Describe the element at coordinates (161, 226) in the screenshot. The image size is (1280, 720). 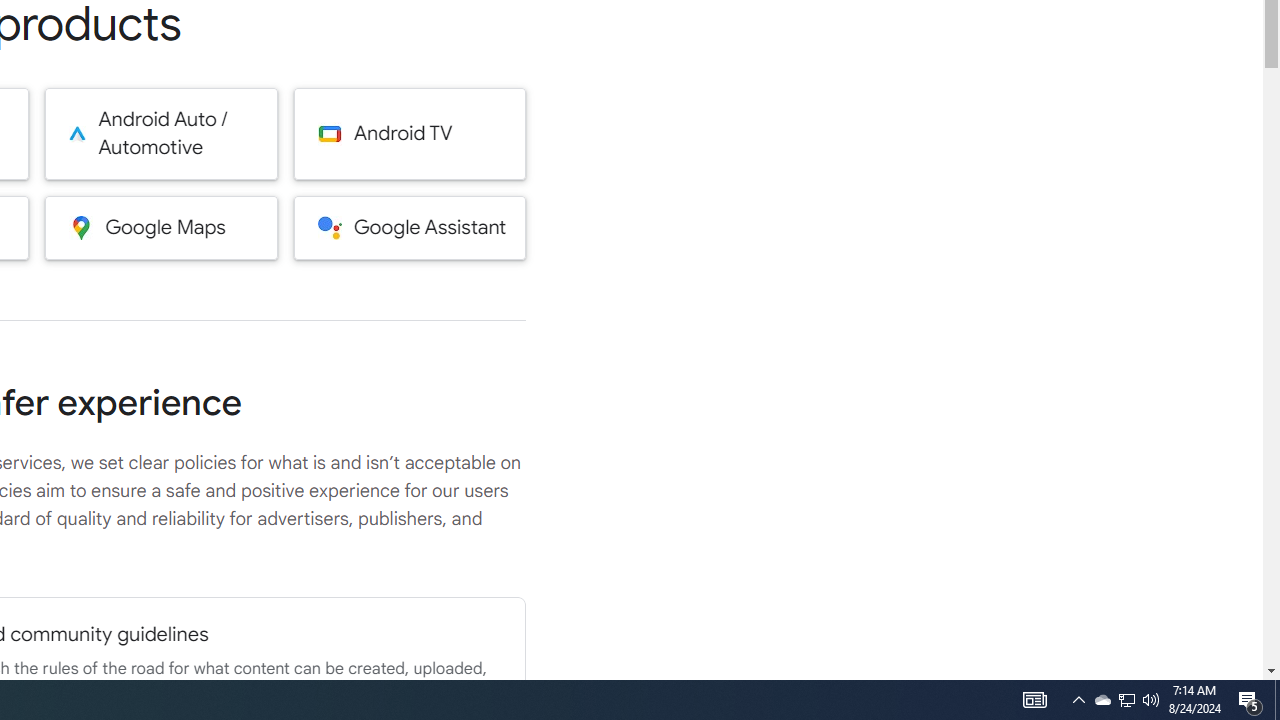
I see `'Google Maps'` at that location.